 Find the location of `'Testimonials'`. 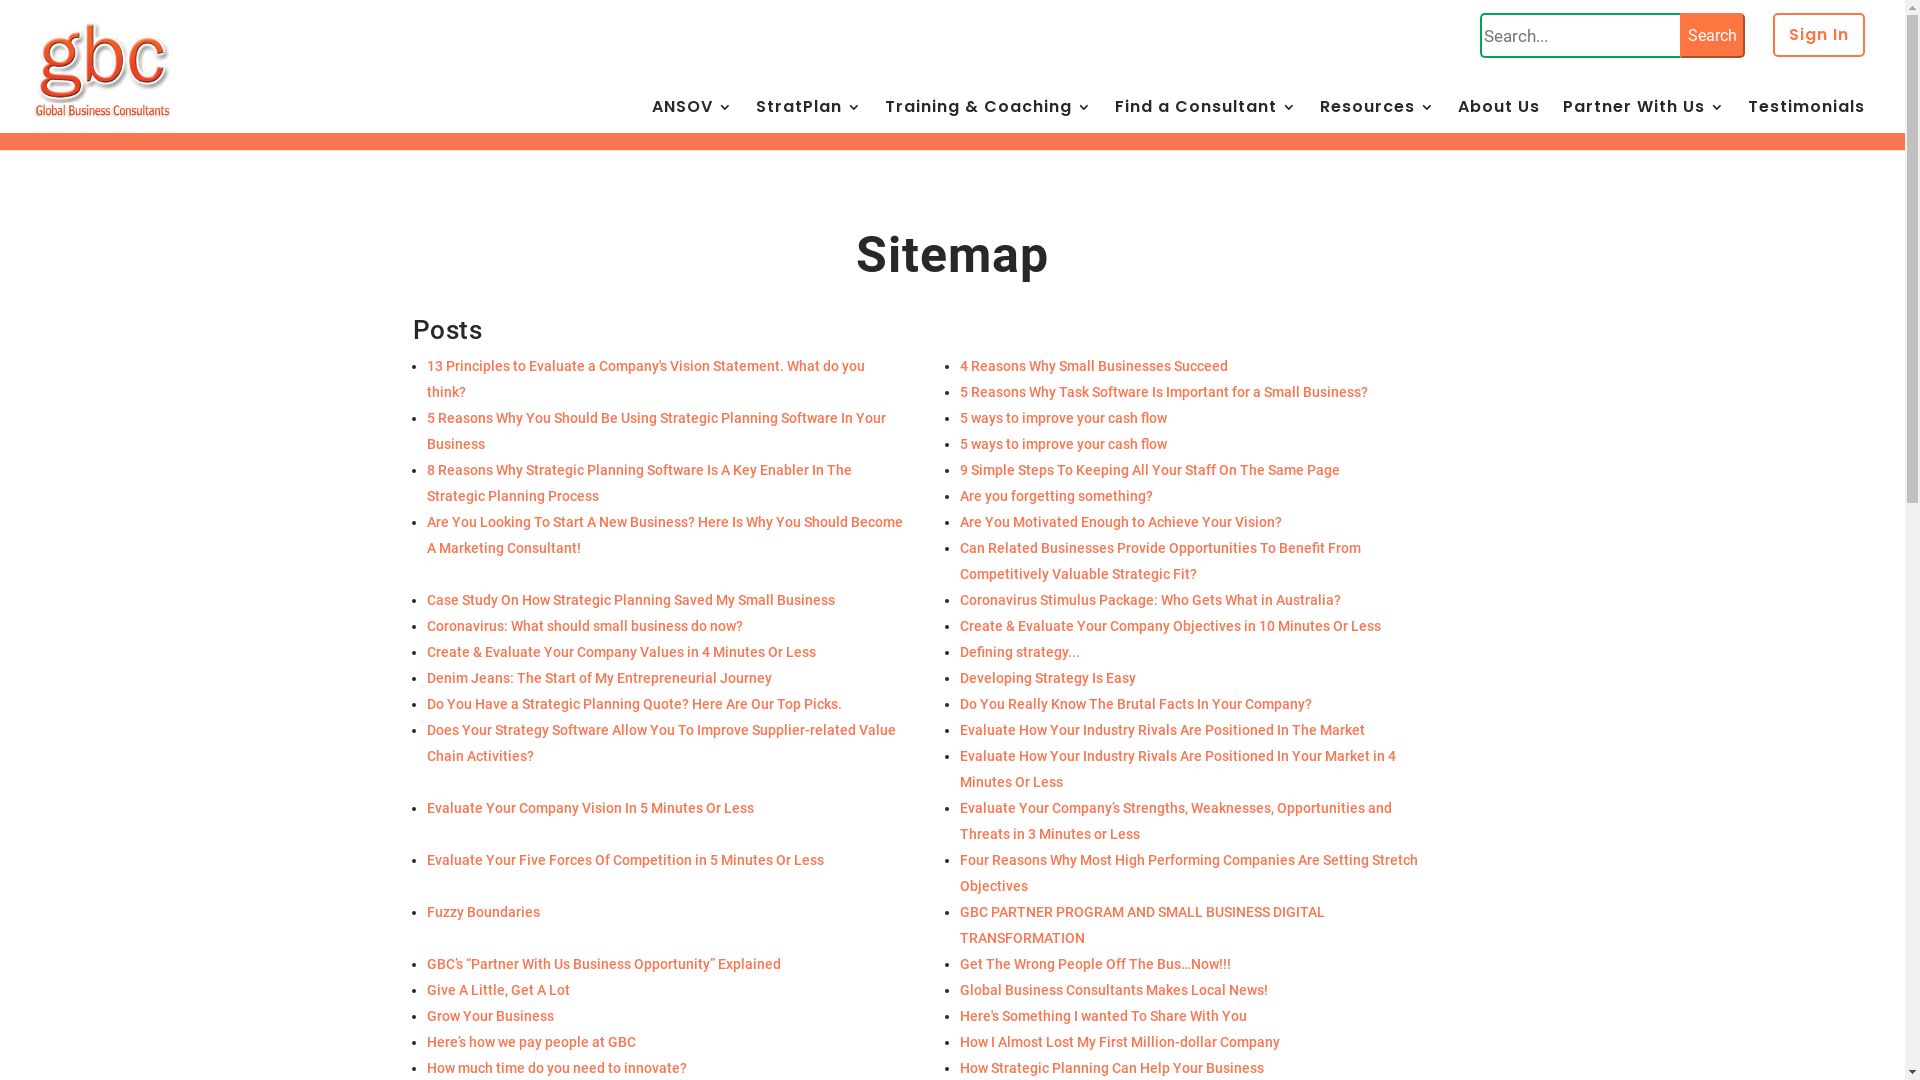

'Testimonials' is located at coordinates (1806, 119).